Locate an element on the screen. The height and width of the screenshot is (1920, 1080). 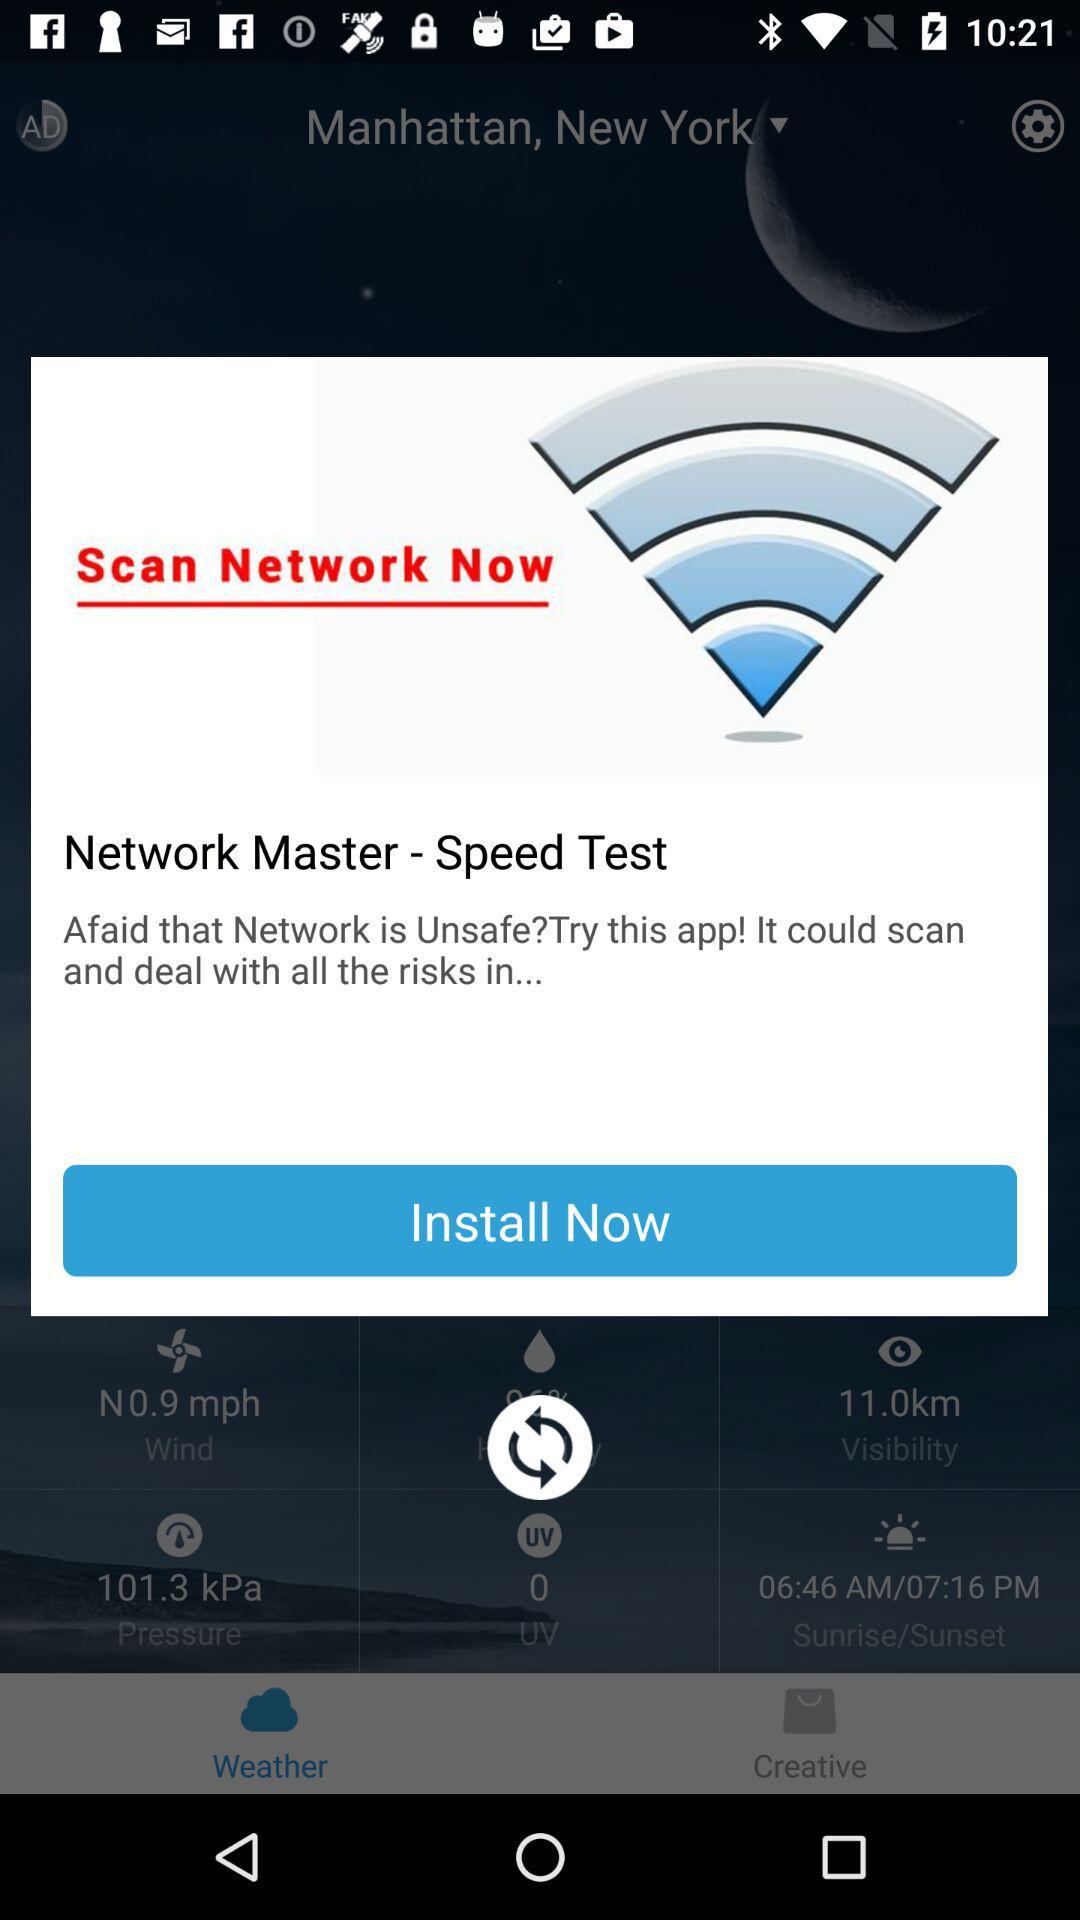
install now icon is located at coordinates (540, 1219).